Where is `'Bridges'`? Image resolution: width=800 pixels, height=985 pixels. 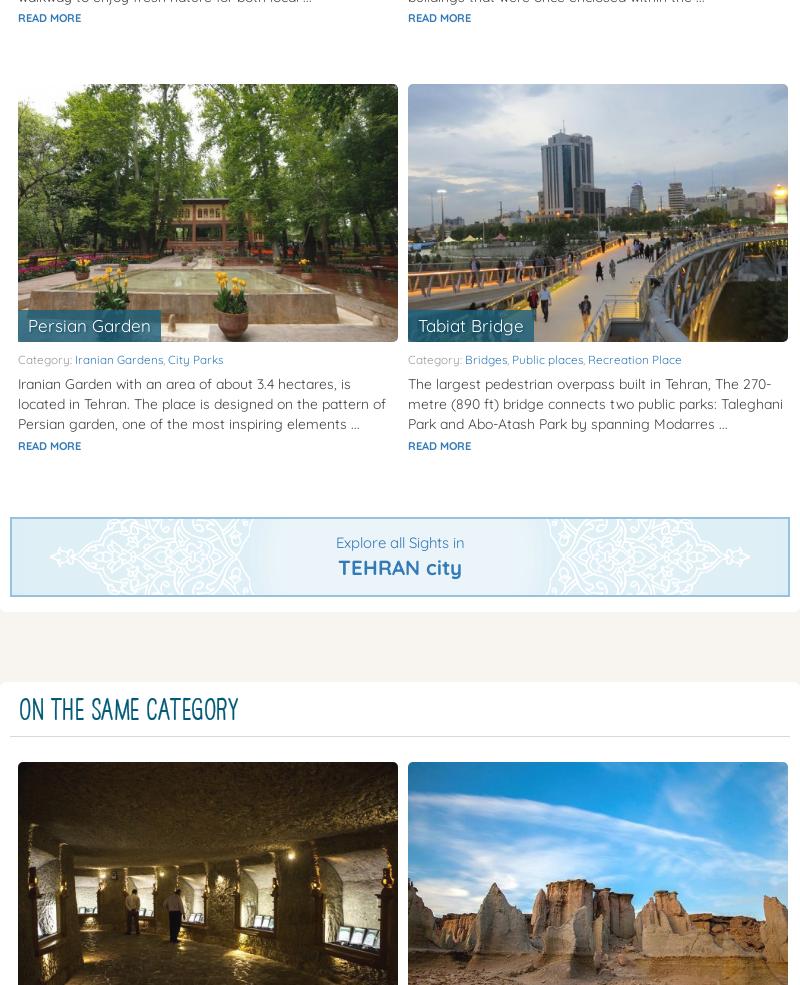
'Bridges' is located at coordinates (486, 359).